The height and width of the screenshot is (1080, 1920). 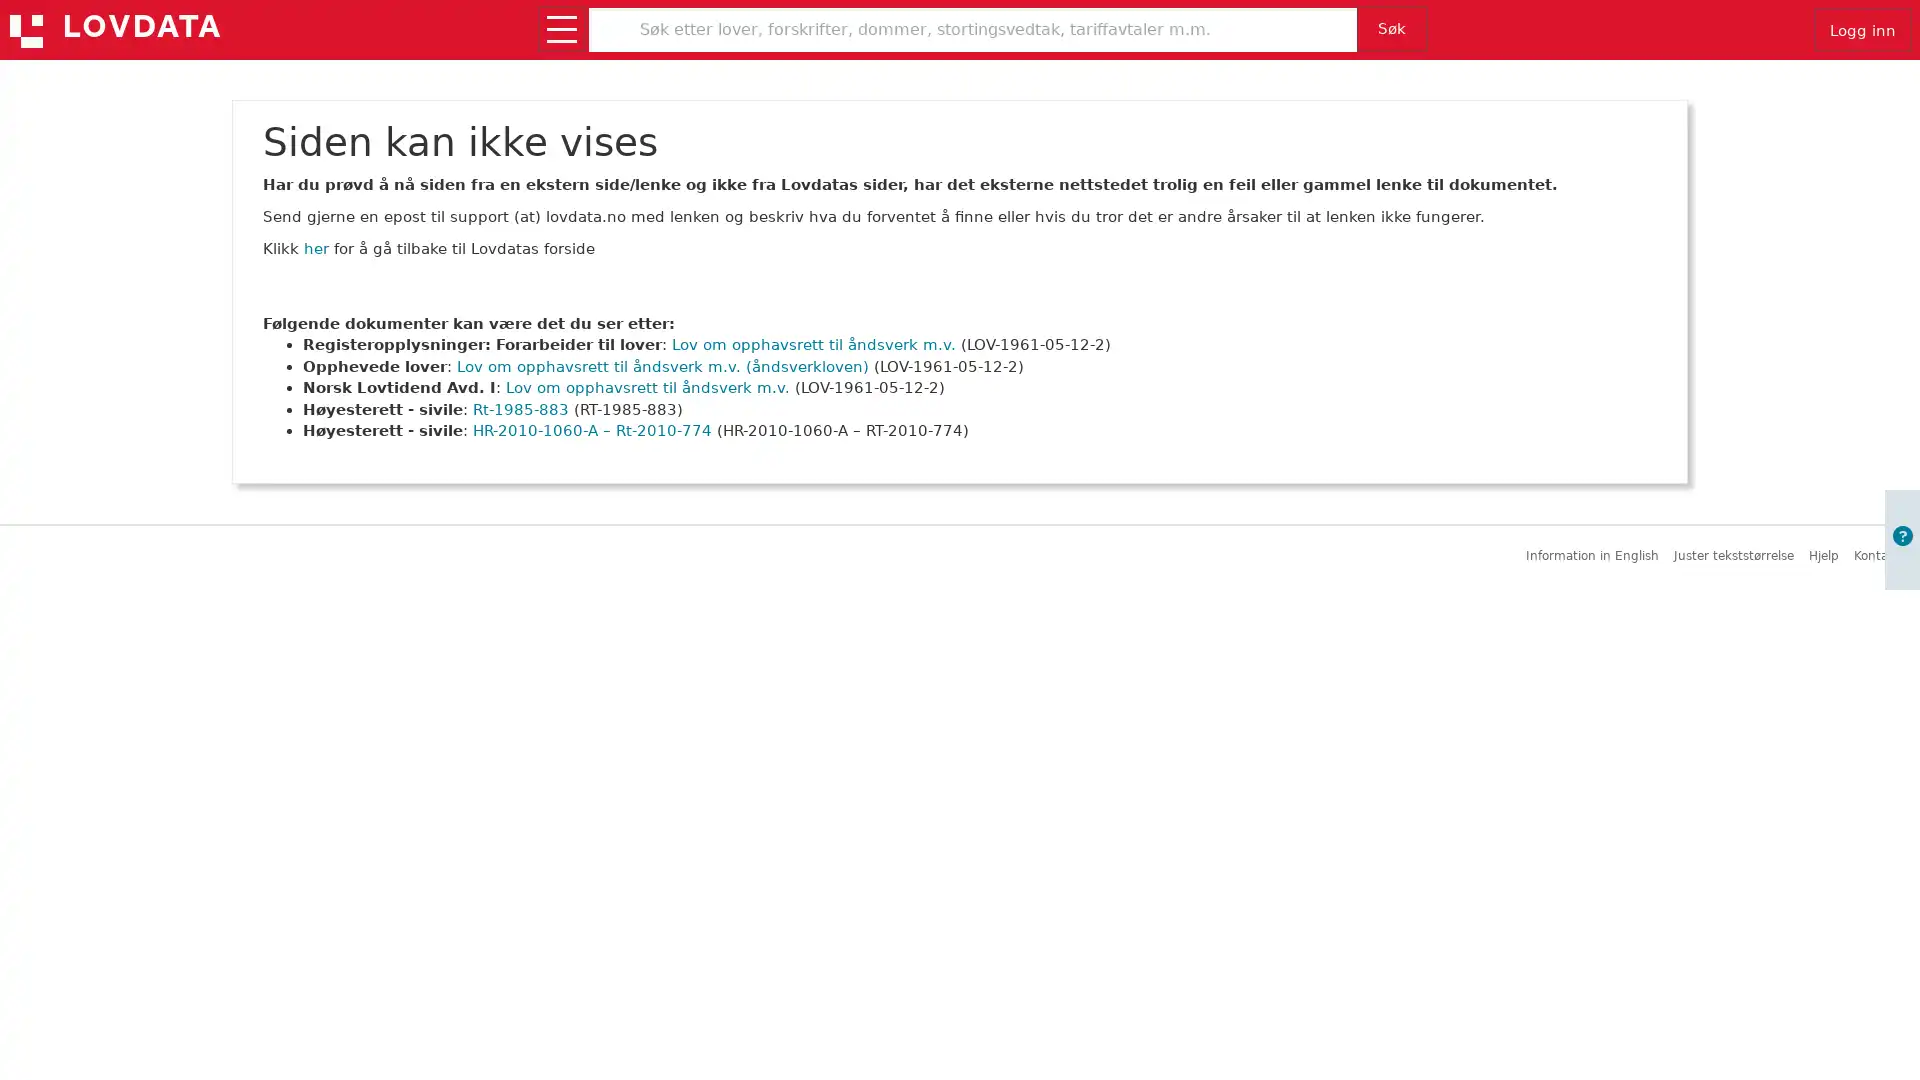 What do you see at coordinates (1900, 537) in the screenshot?
I see `Apne informasjon om brukerveiledning` at bounding box center [1900, 537].